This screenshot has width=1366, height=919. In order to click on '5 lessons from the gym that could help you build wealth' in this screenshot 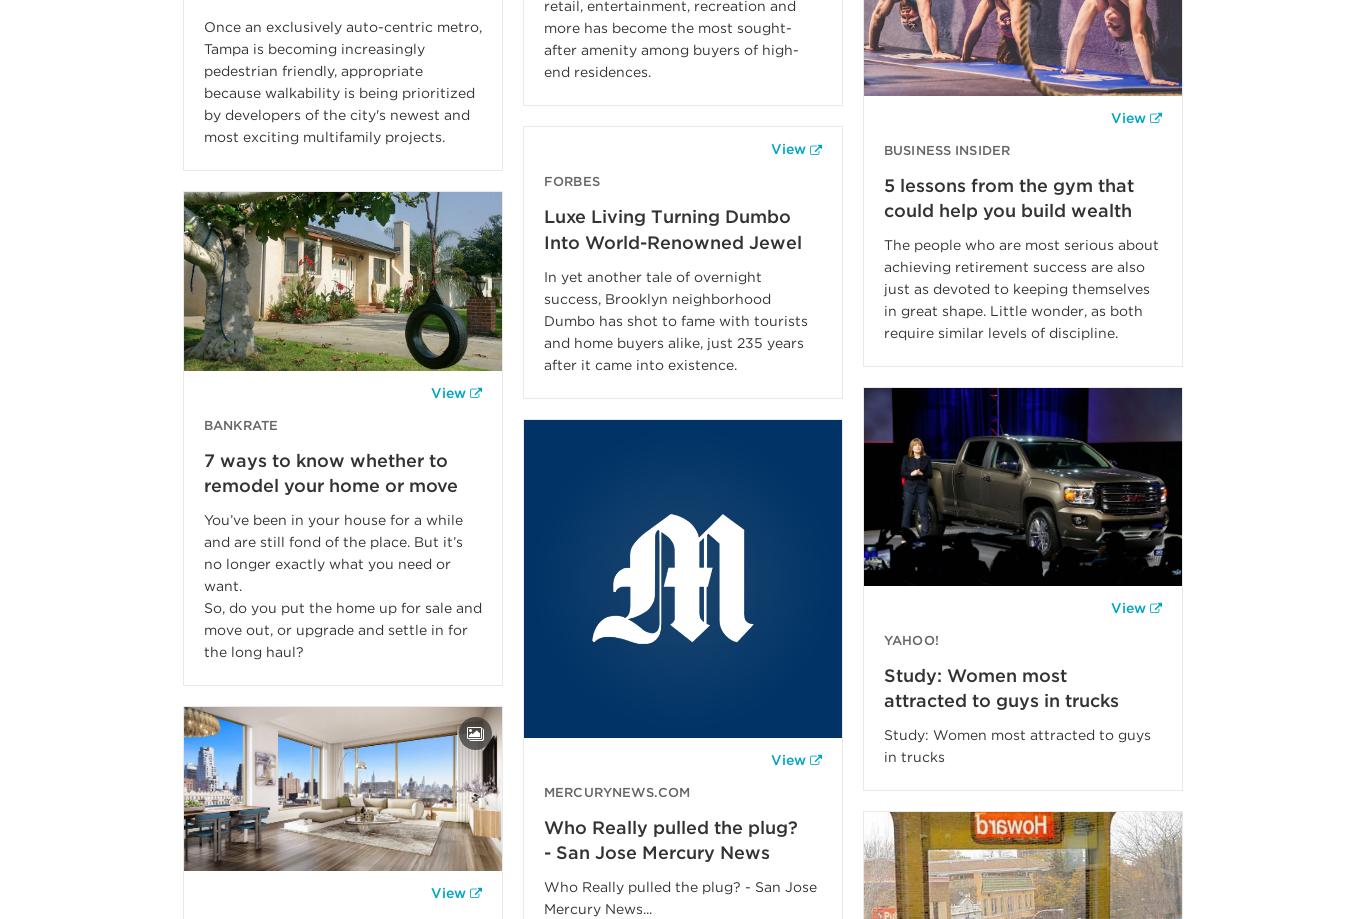, I will do `click(1009, 197)`.